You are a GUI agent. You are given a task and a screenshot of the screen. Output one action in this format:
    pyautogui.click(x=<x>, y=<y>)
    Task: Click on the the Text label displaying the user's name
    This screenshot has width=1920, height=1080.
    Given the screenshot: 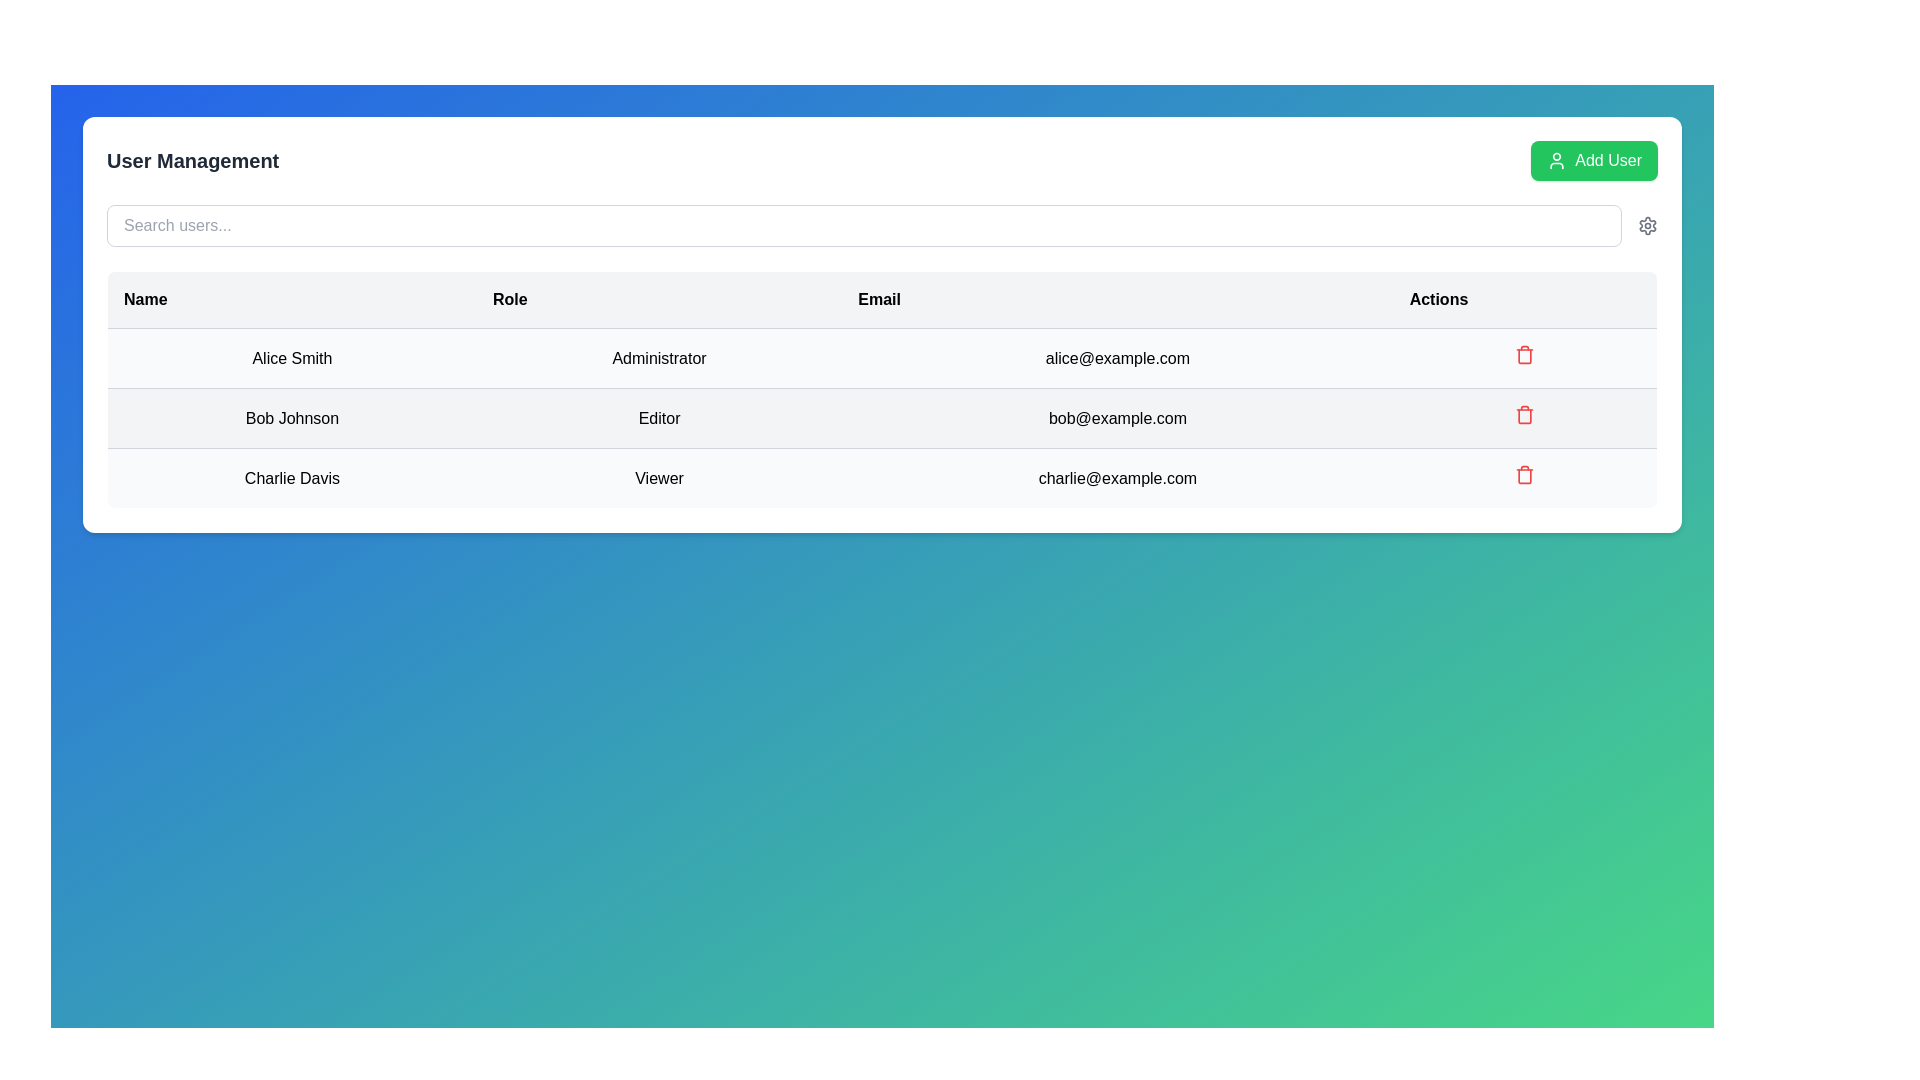 What is the action you would take?
    pyautogui.click(x=291, y=478)
    